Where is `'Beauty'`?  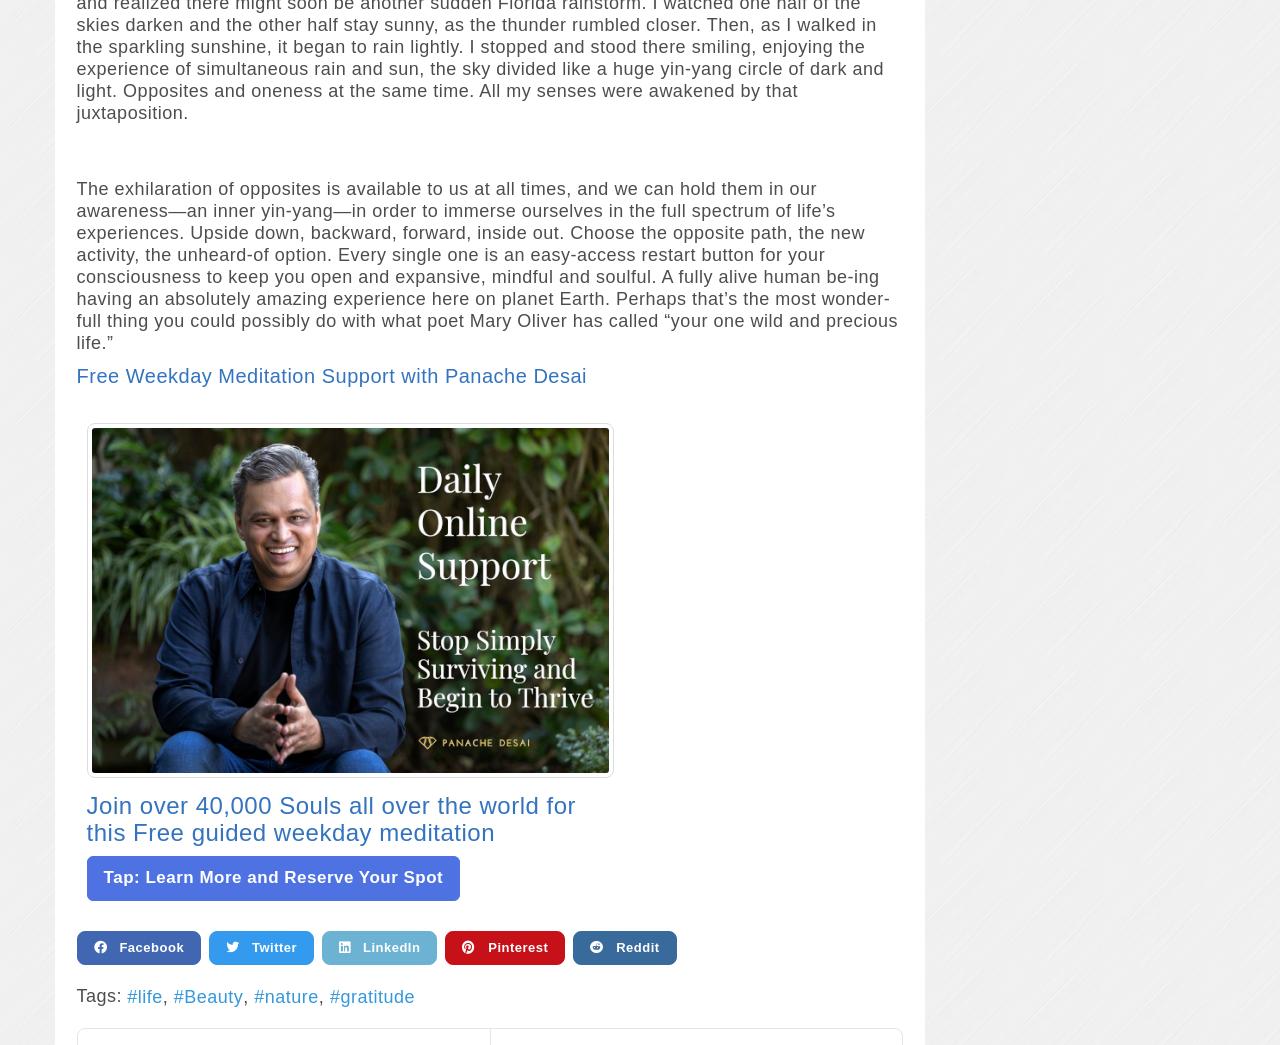 'Beauty' is located at coordinates (213, 997).